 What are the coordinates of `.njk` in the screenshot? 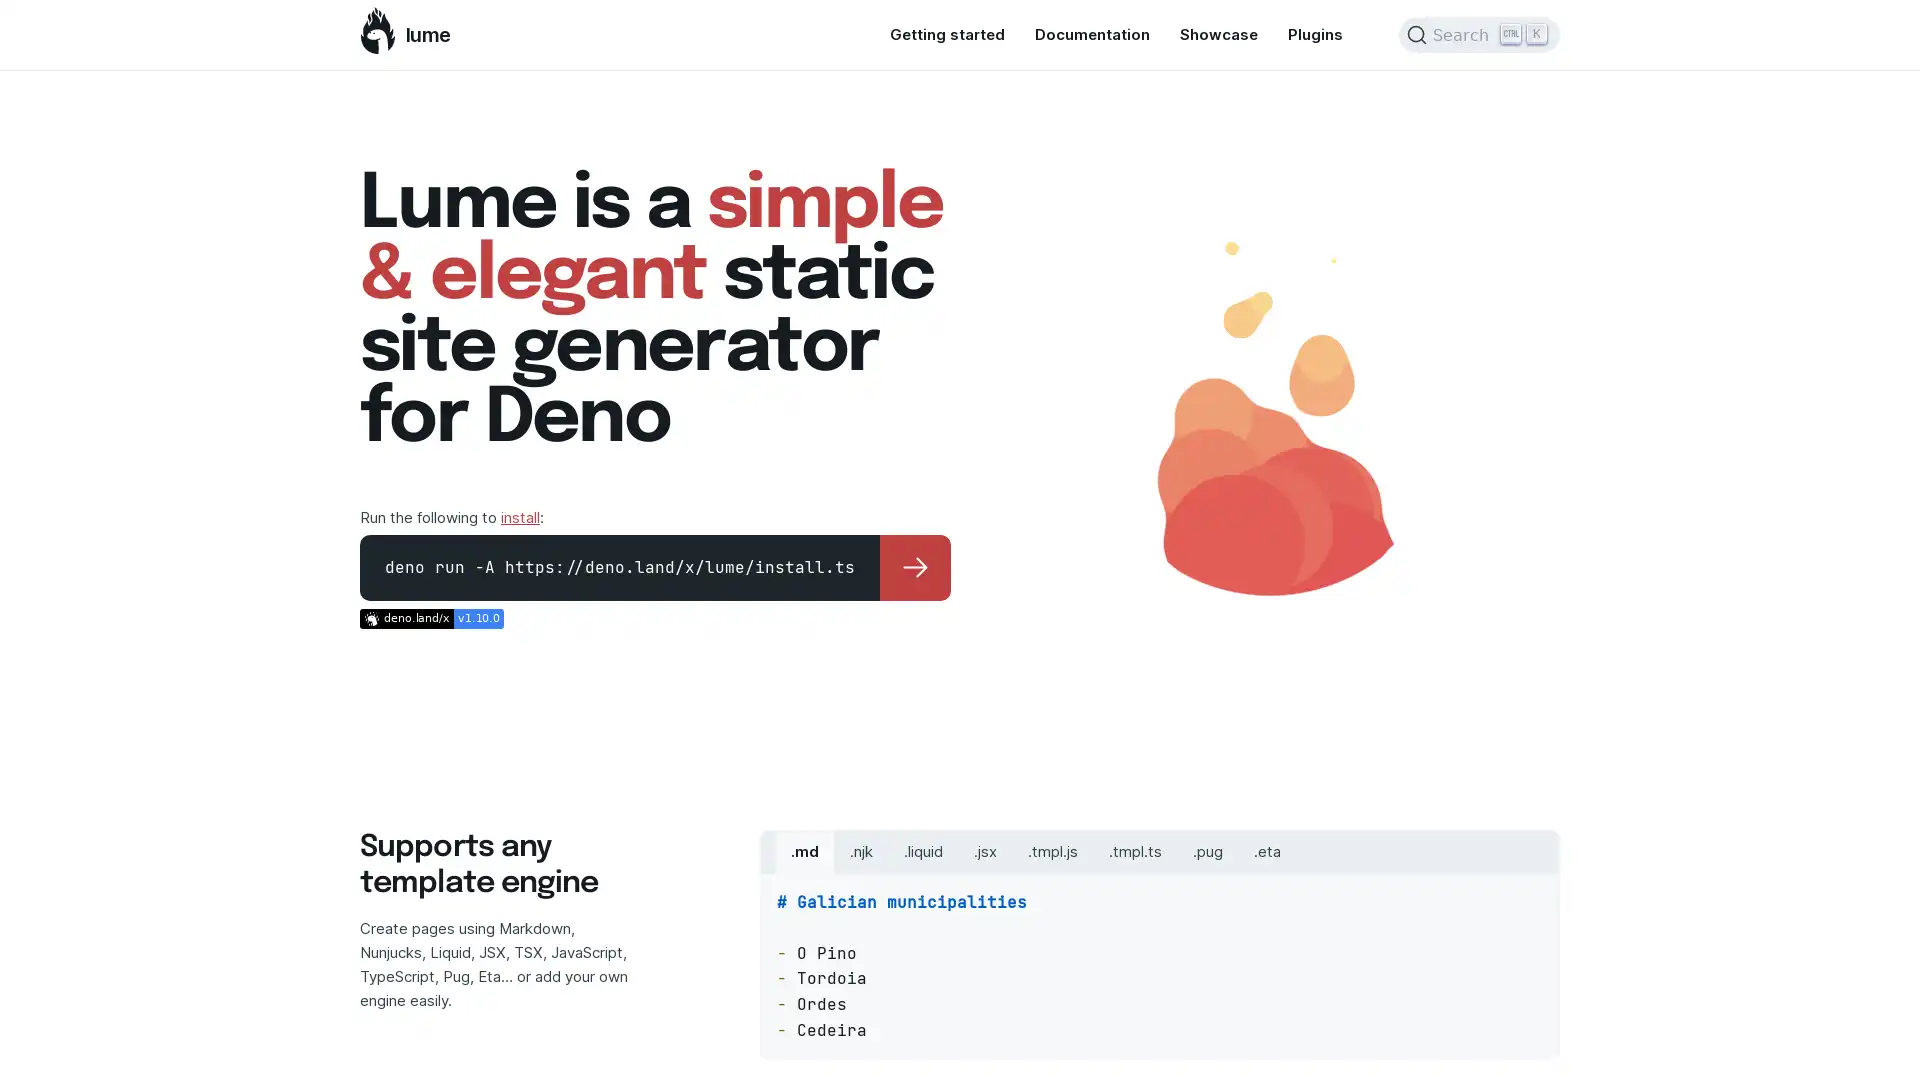 It's located at (861, 851).